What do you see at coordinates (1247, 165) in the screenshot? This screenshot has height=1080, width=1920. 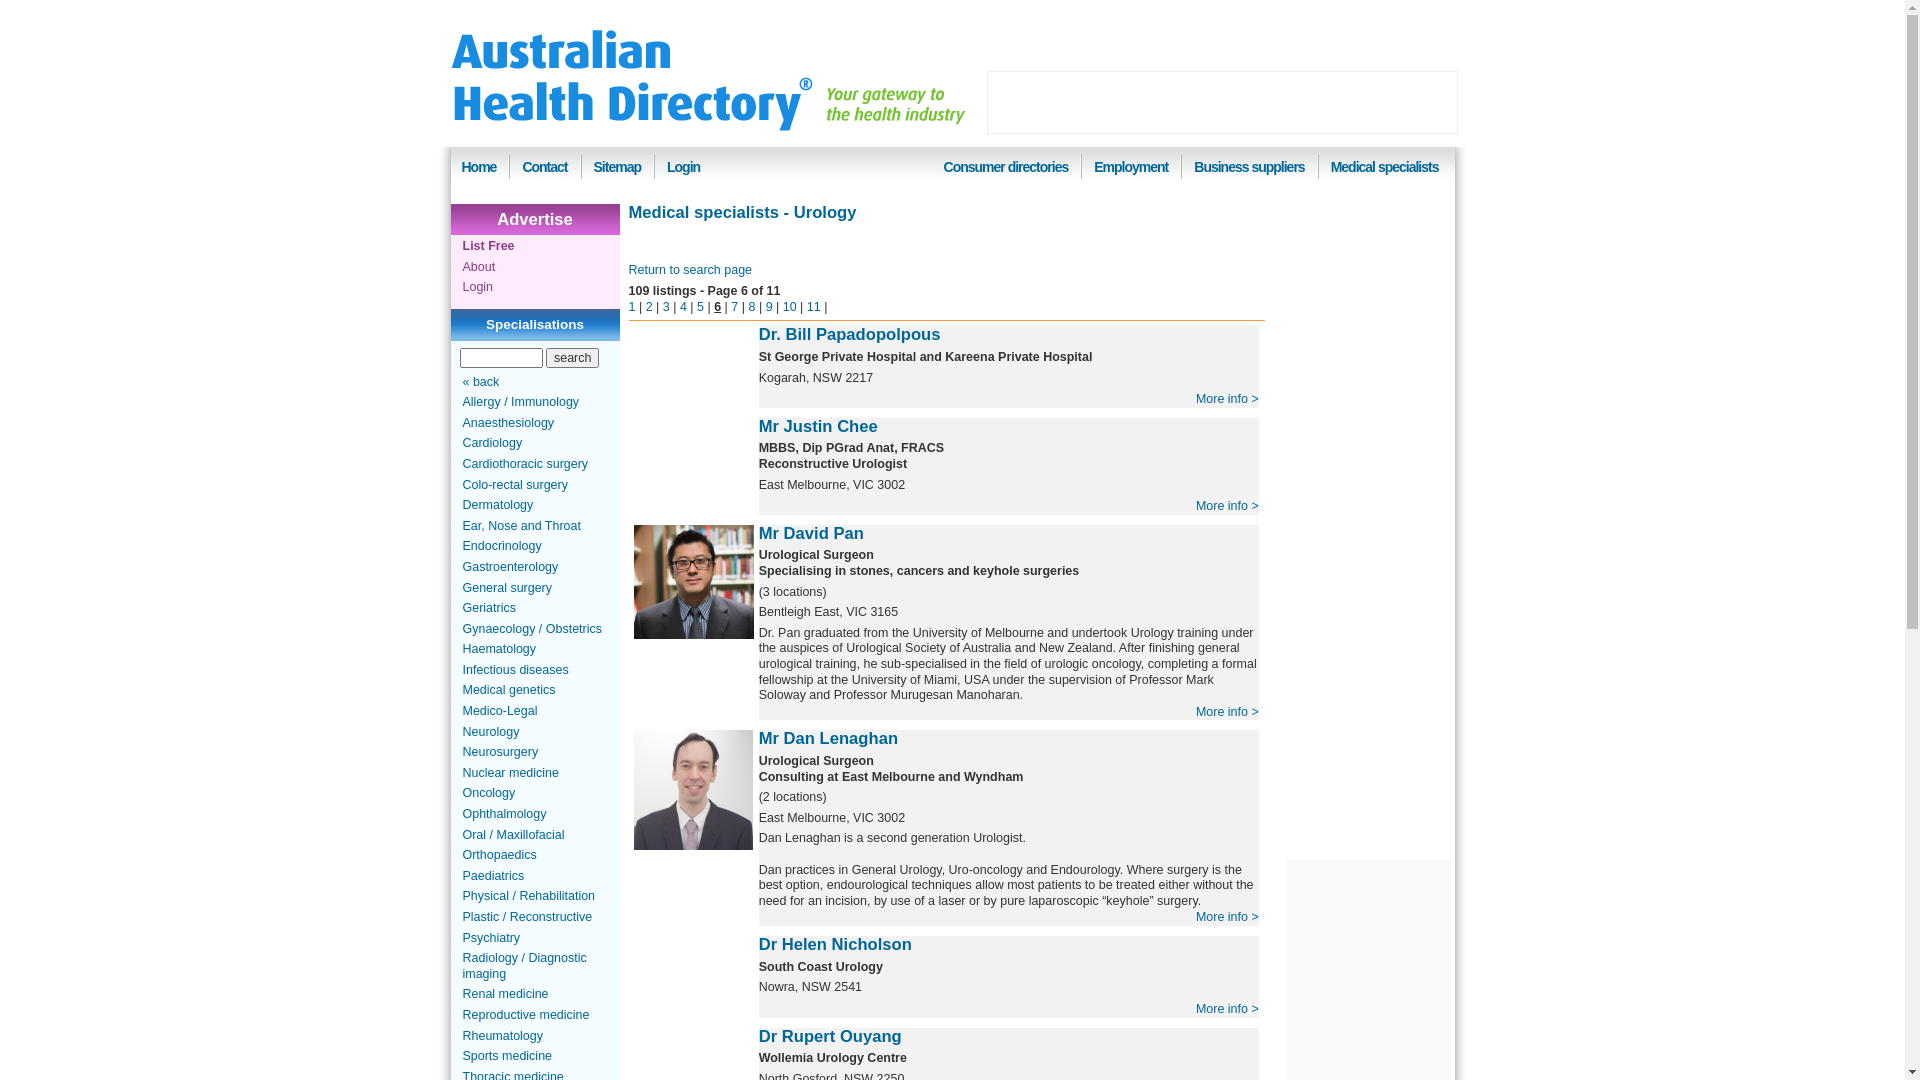 I see `'Business suppliers'` at bounding box center [1247, 165].